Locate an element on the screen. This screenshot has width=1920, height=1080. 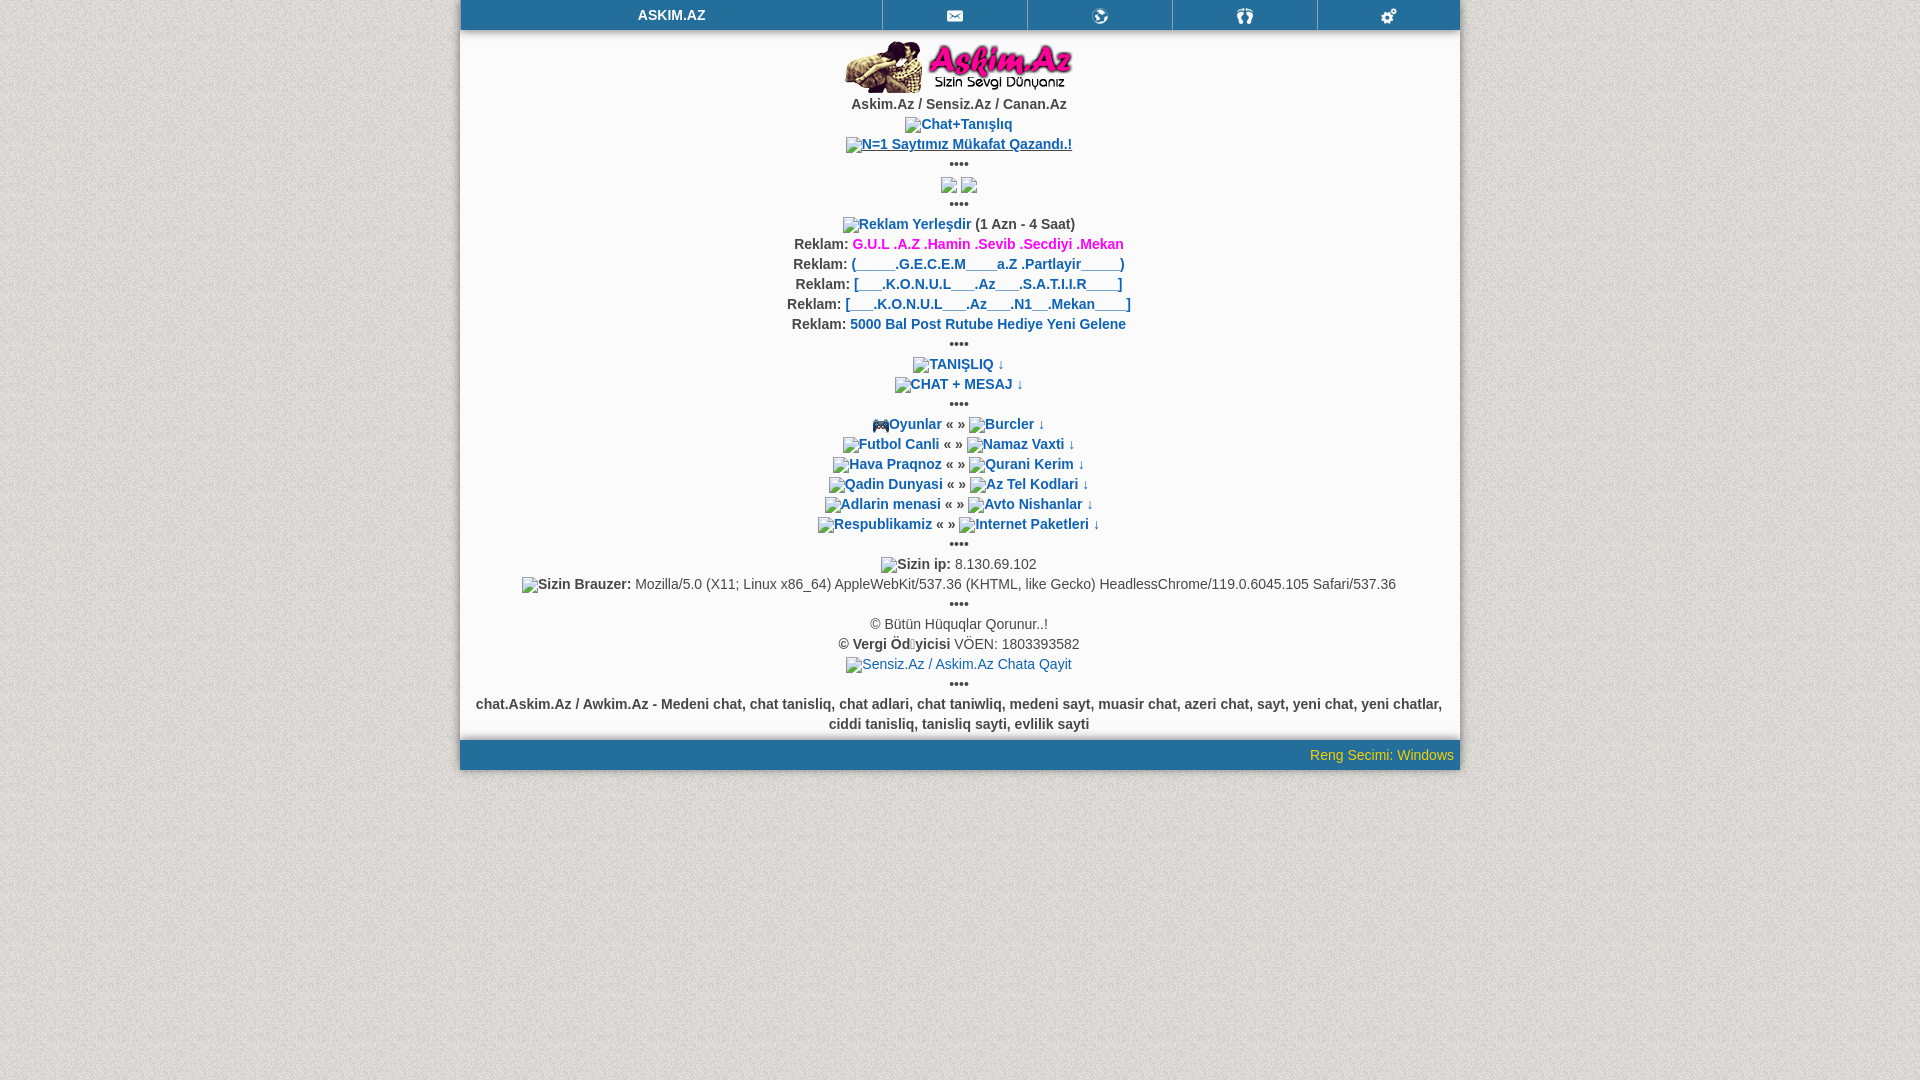
'G.U.L .A.Z .Hamin .Sevib .Secdiyi .Mekan' is located at coordinates (988, 242).